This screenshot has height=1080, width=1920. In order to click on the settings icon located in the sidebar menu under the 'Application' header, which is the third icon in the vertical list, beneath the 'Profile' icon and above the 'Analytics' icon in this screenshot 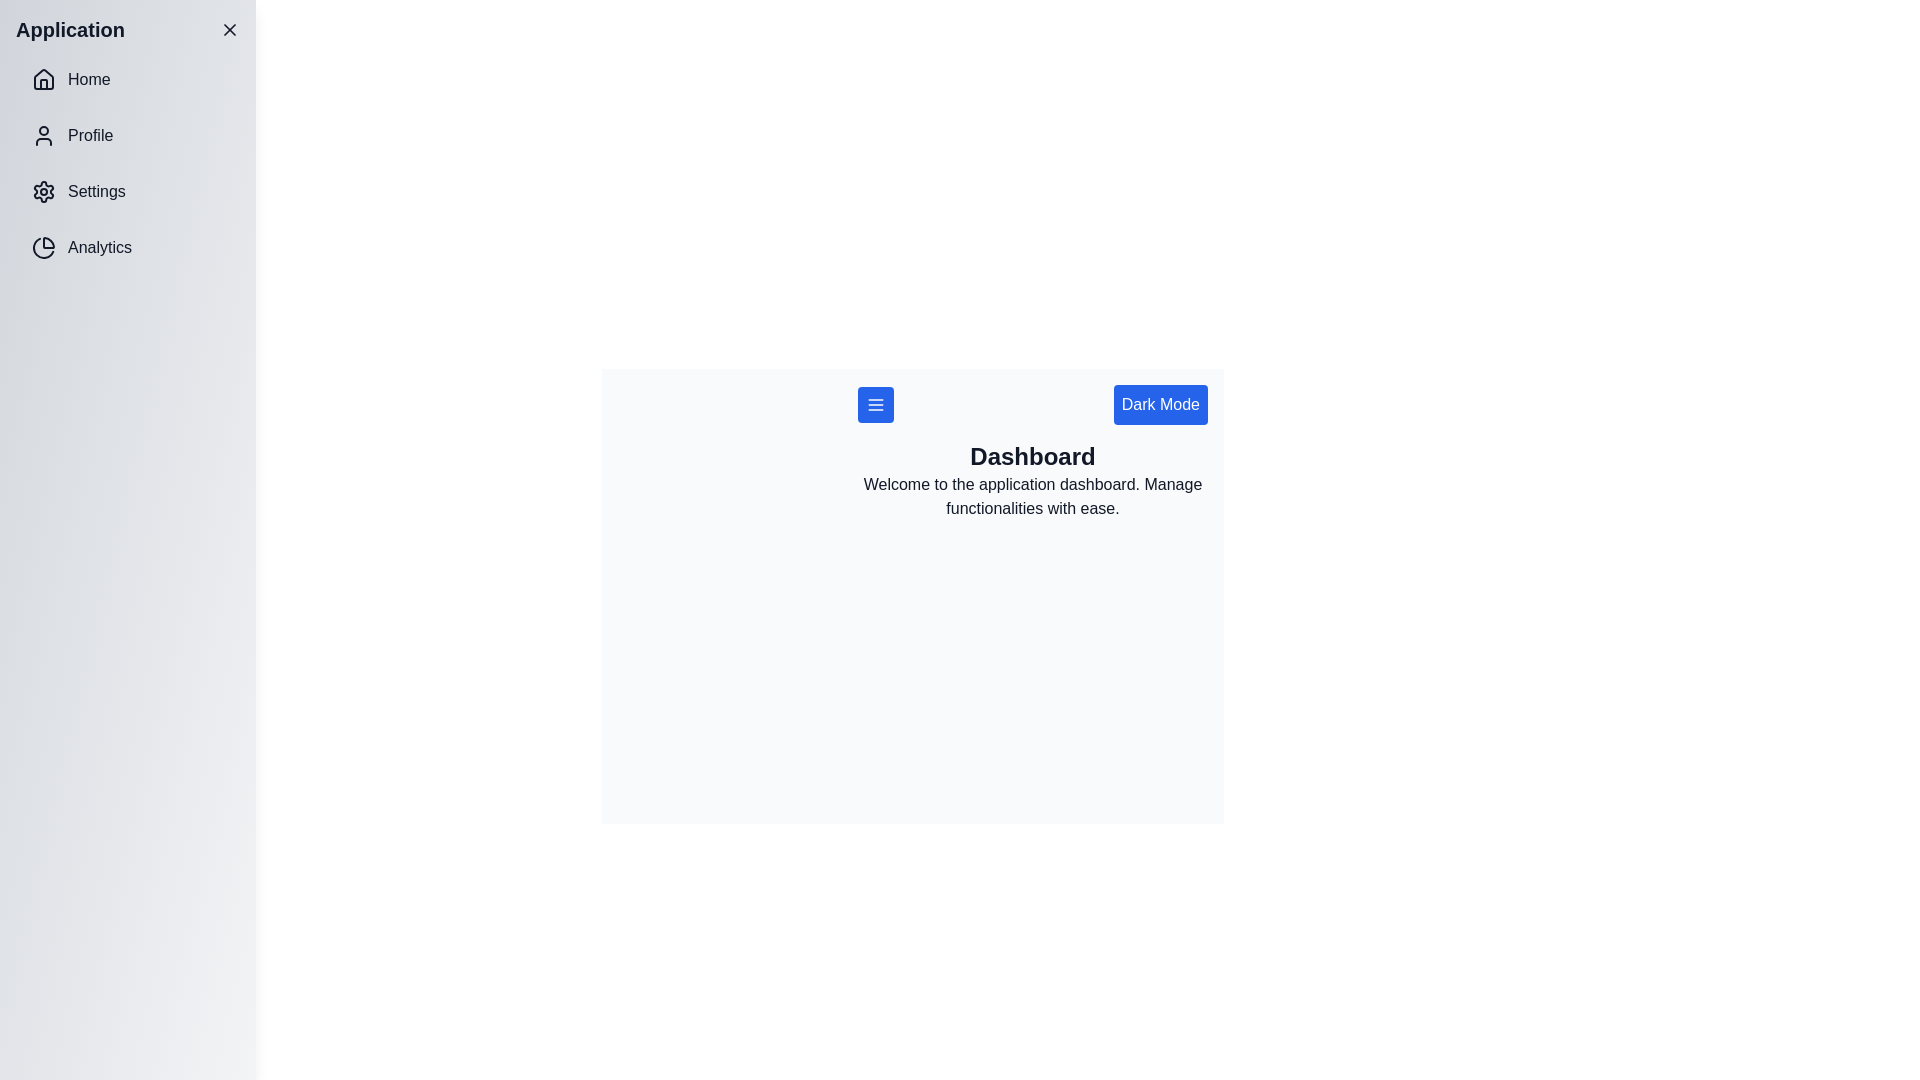, I will do `click(43, 192)`.